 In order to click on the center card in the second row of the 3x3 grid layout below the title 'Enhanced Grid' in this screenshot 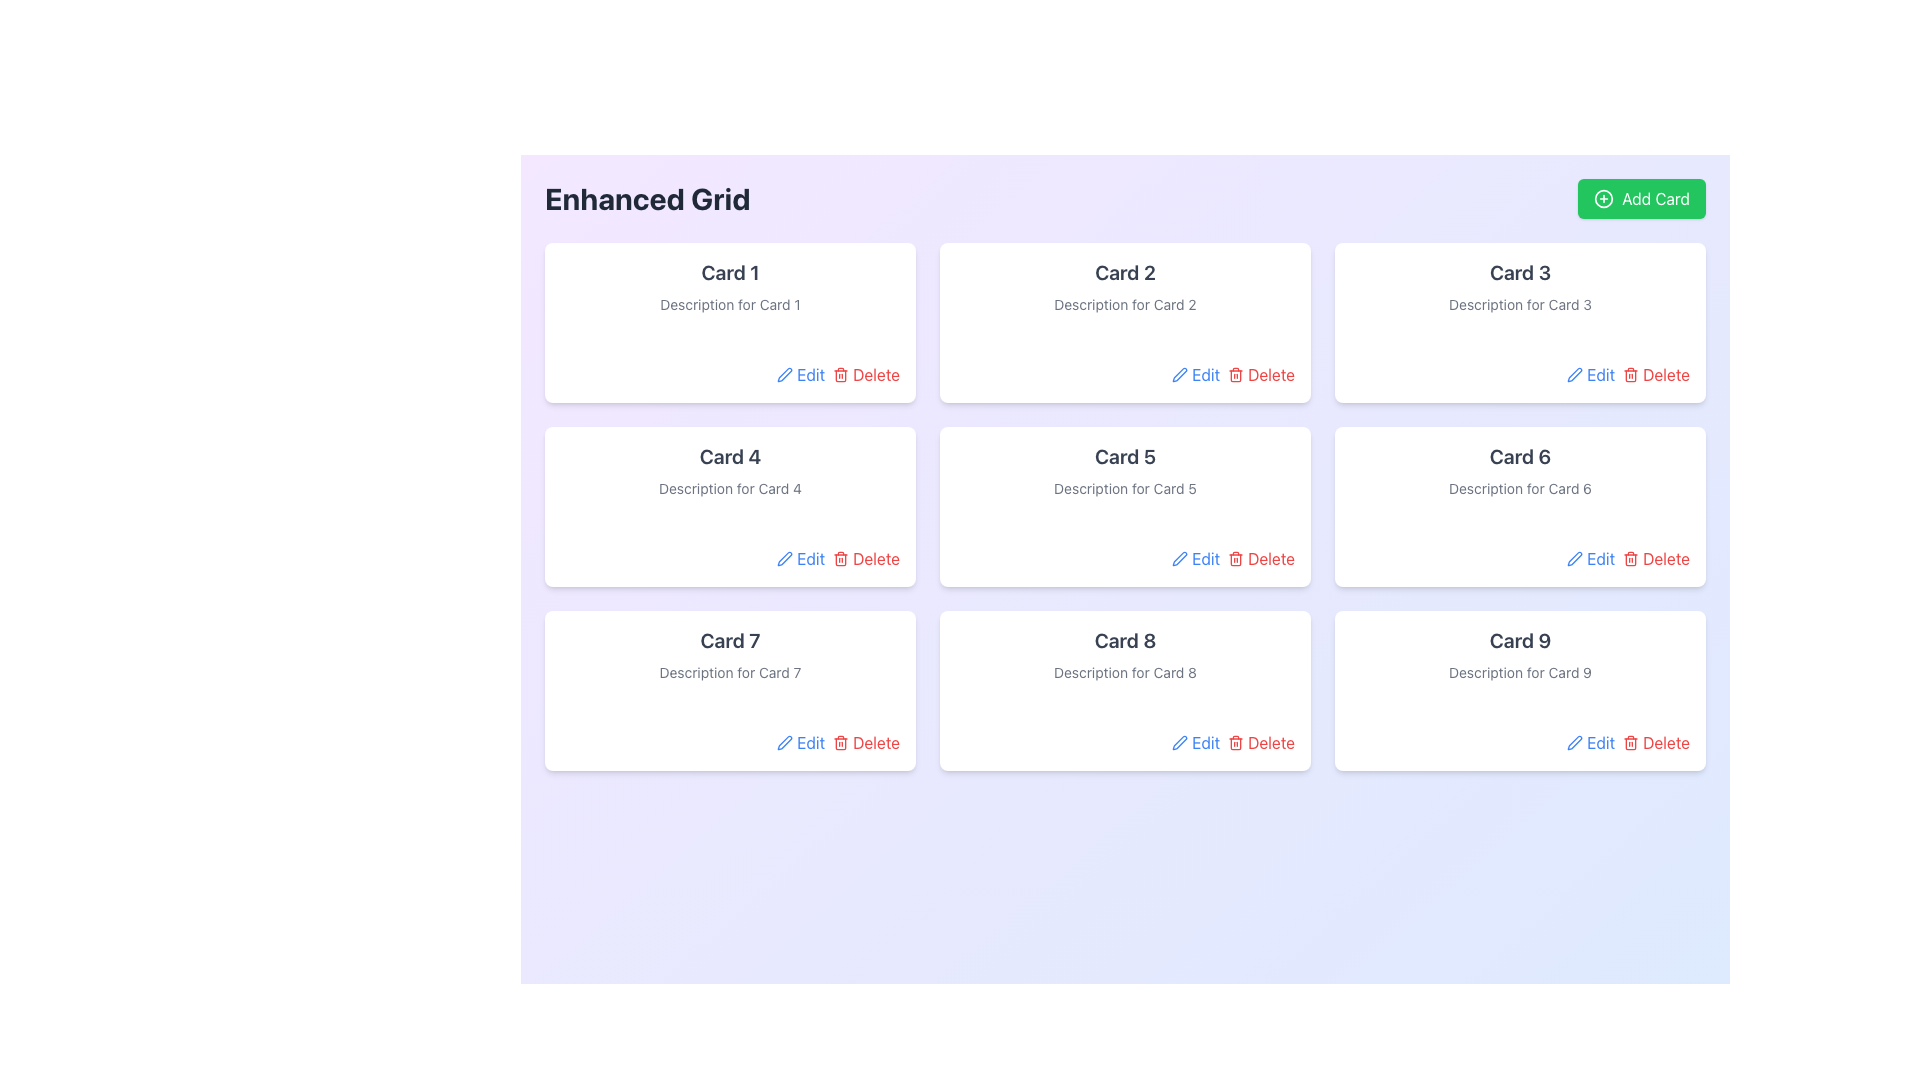, I will do `click(1125, 470)`.